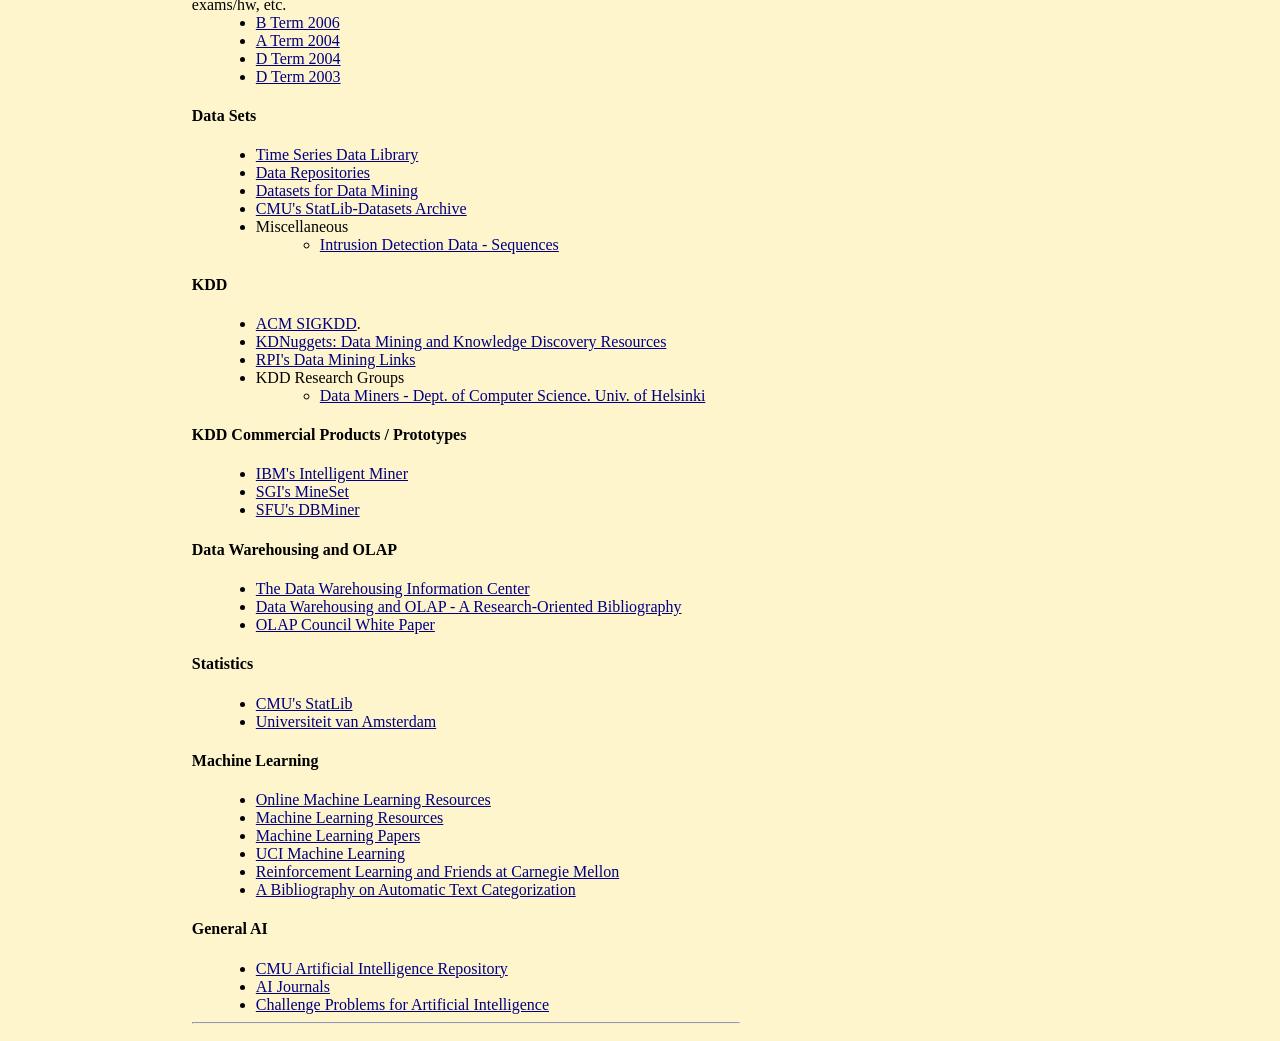 This screenshot has width=1280, height=1041. I want to click on 'Intrusion Detection Data - Sequences', so click(437, 243).